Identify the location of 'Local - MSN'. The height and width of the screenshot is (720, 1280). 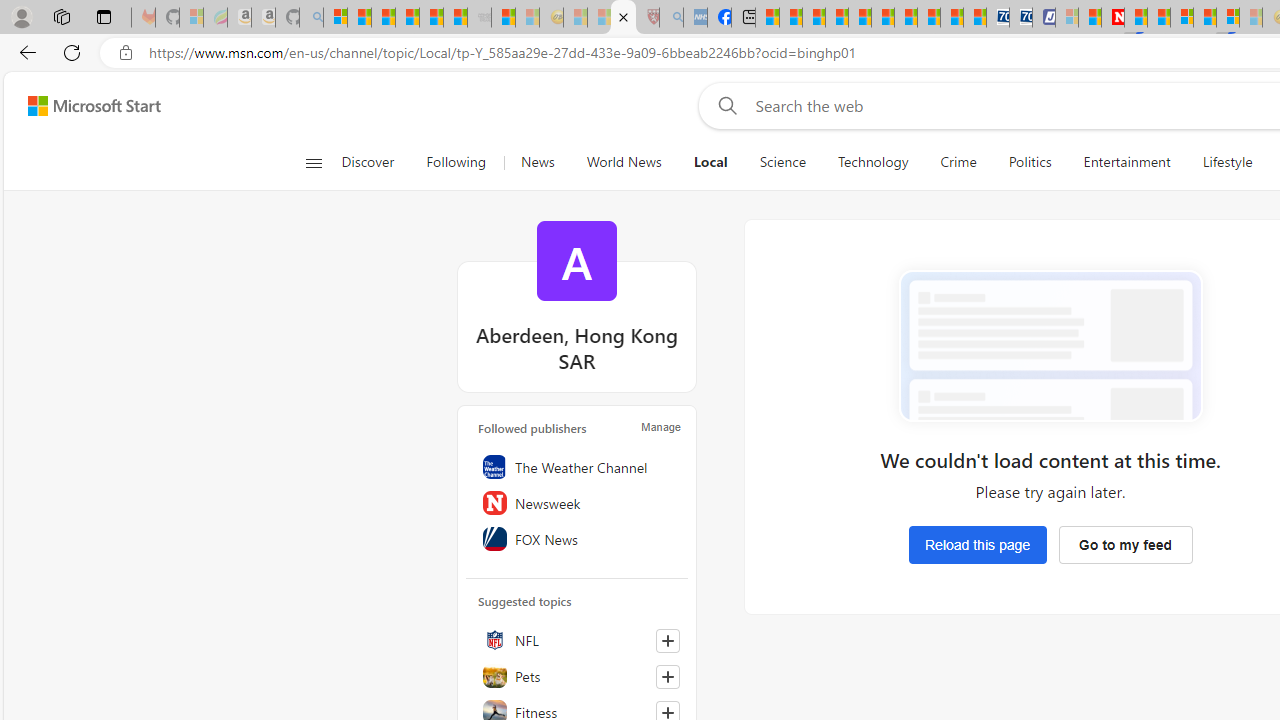
(622, 17).